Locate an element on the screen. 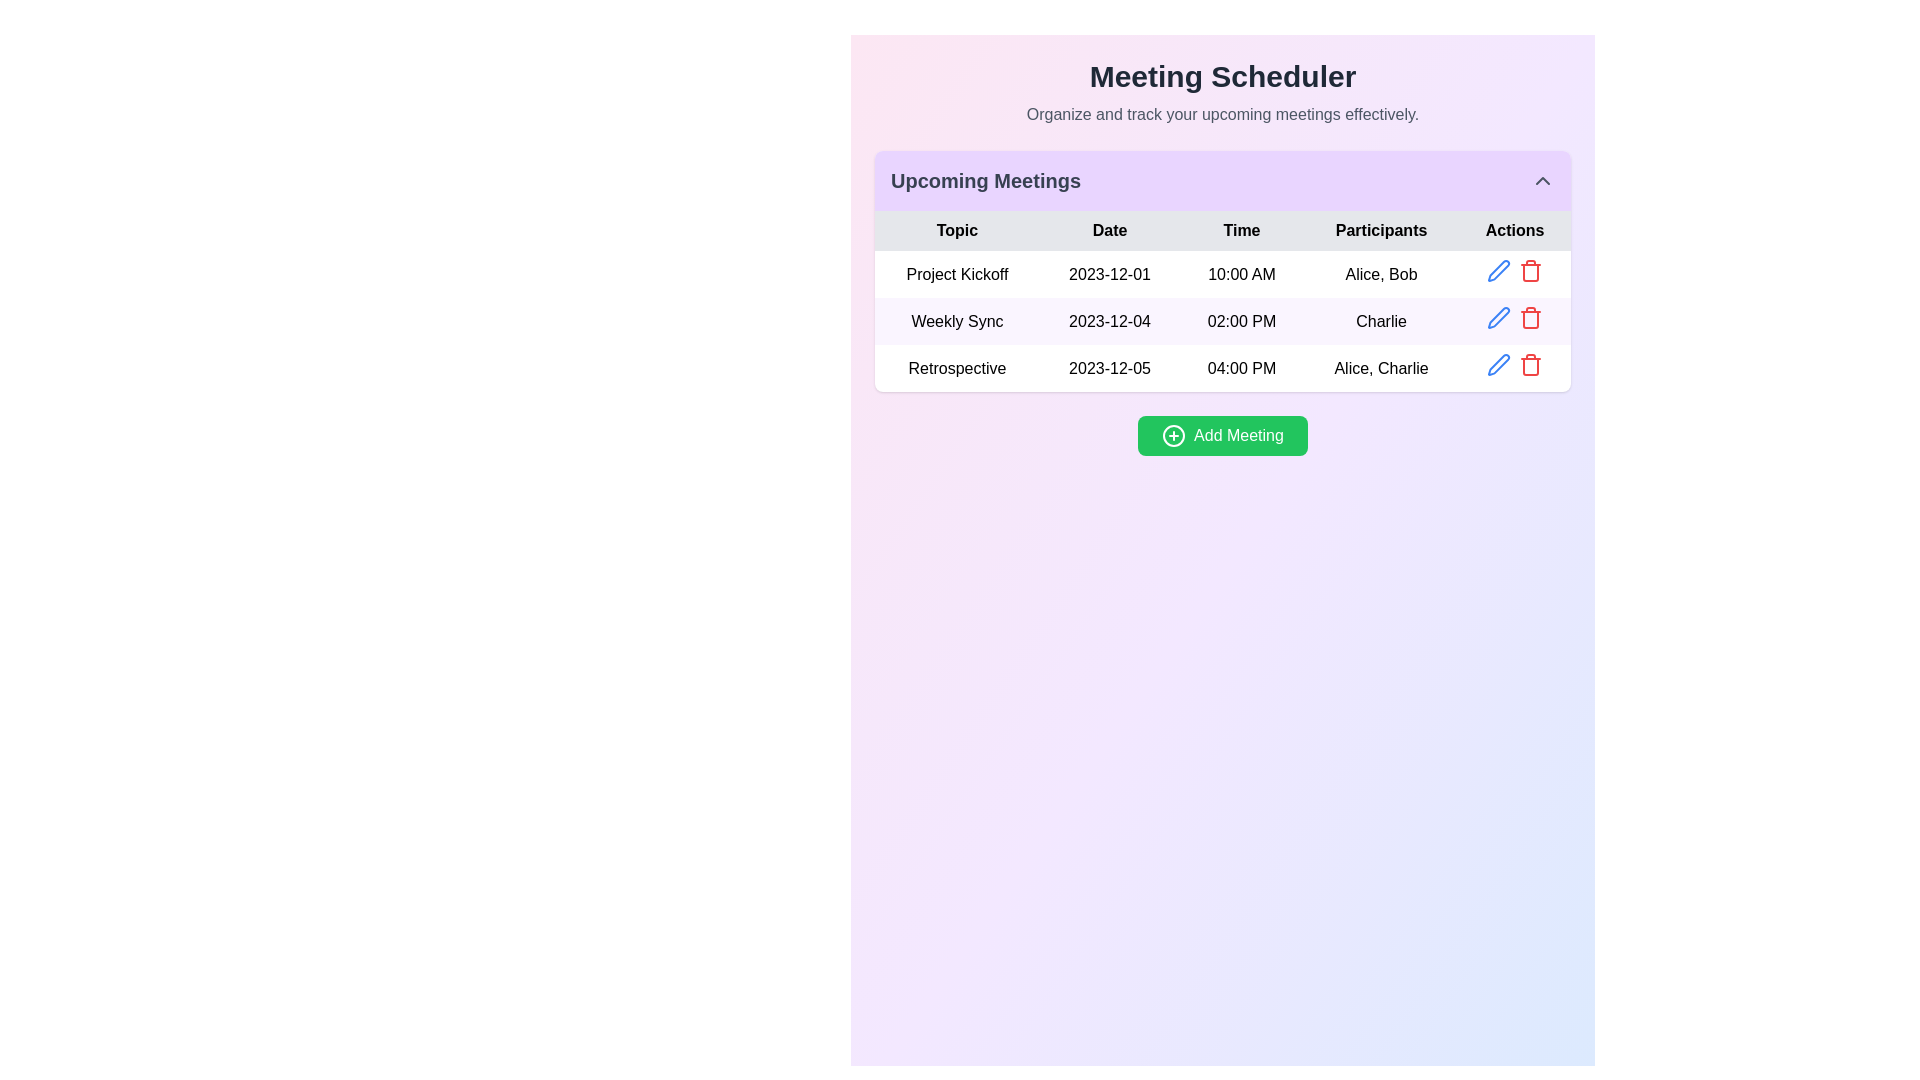 This screenshot has height=1080, width=1920. the 'Add Meeting' button located at the bottom of the 'Meeting Scheduler' interface is located at coordinates (1222, 434).